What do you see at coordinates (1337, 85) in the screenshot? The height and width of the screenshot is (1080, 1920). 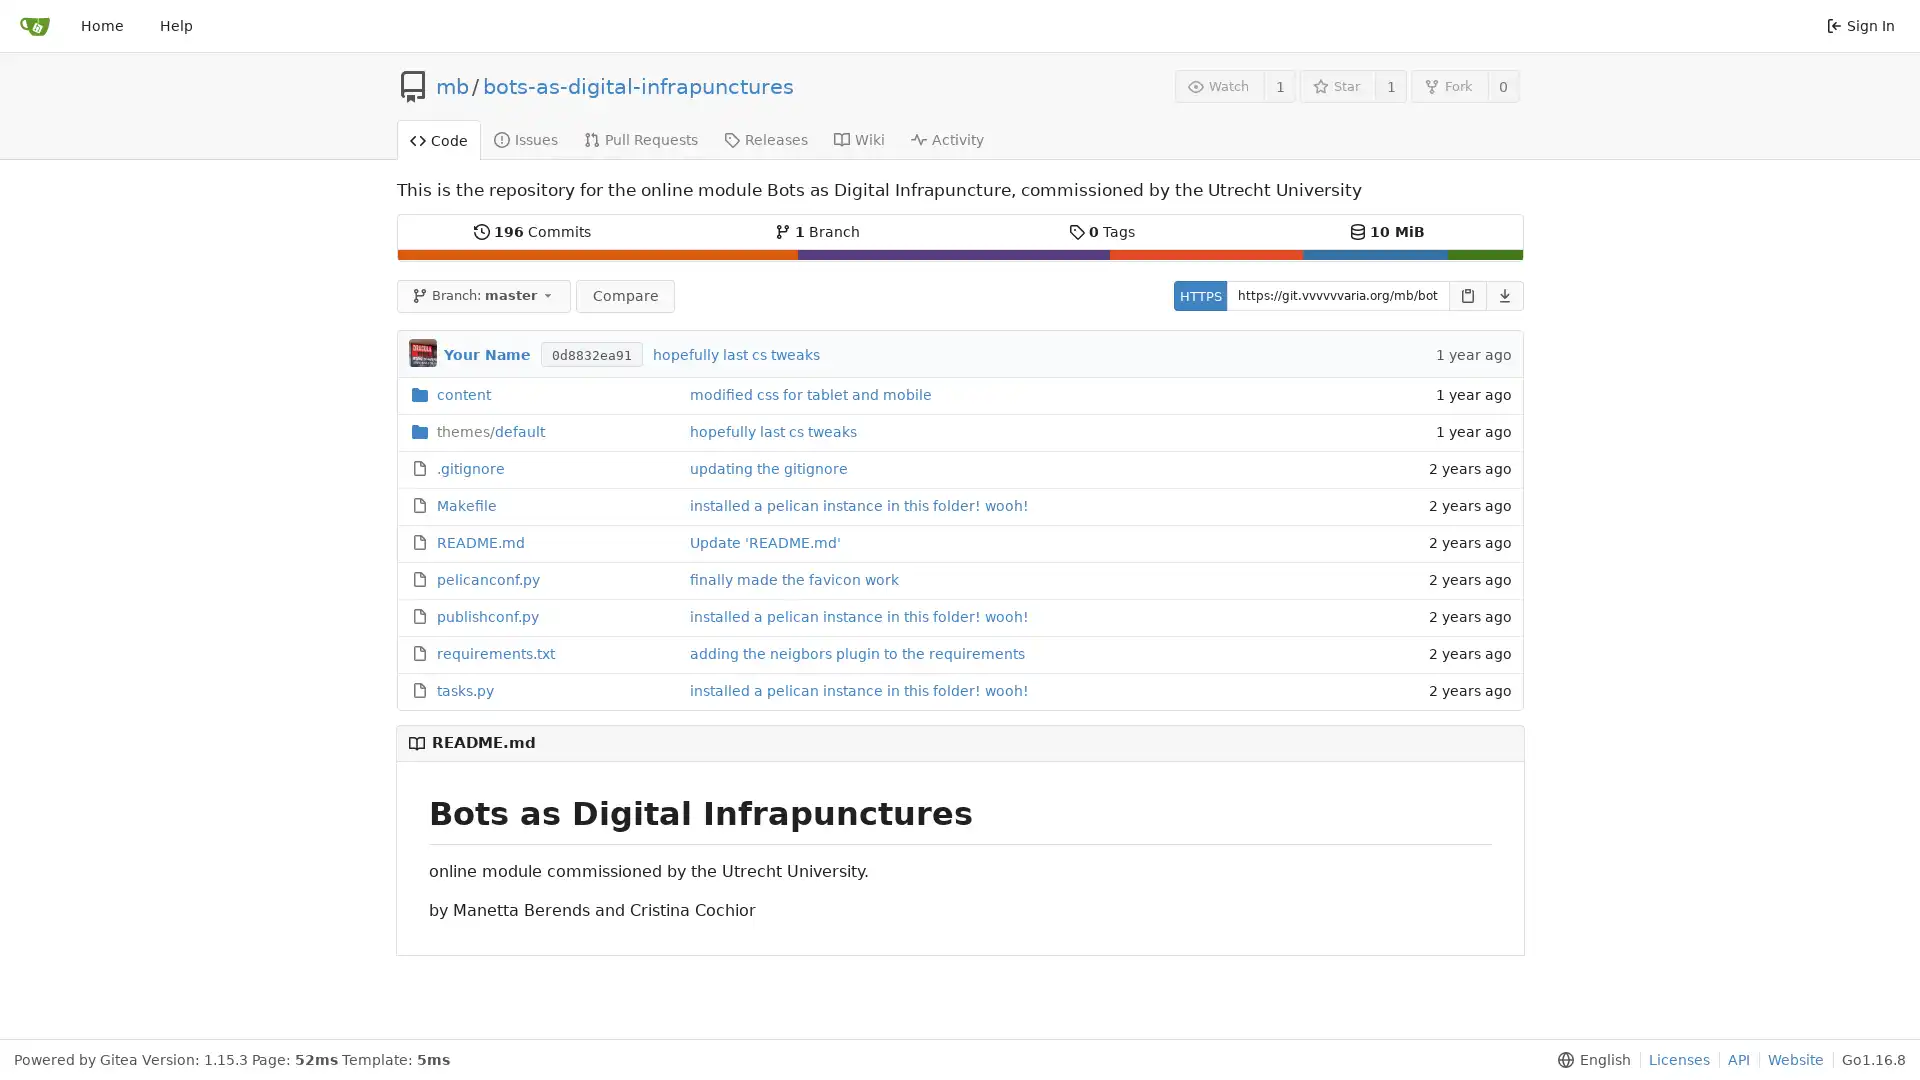 I see `Star` at bounding box center [1337, 85].